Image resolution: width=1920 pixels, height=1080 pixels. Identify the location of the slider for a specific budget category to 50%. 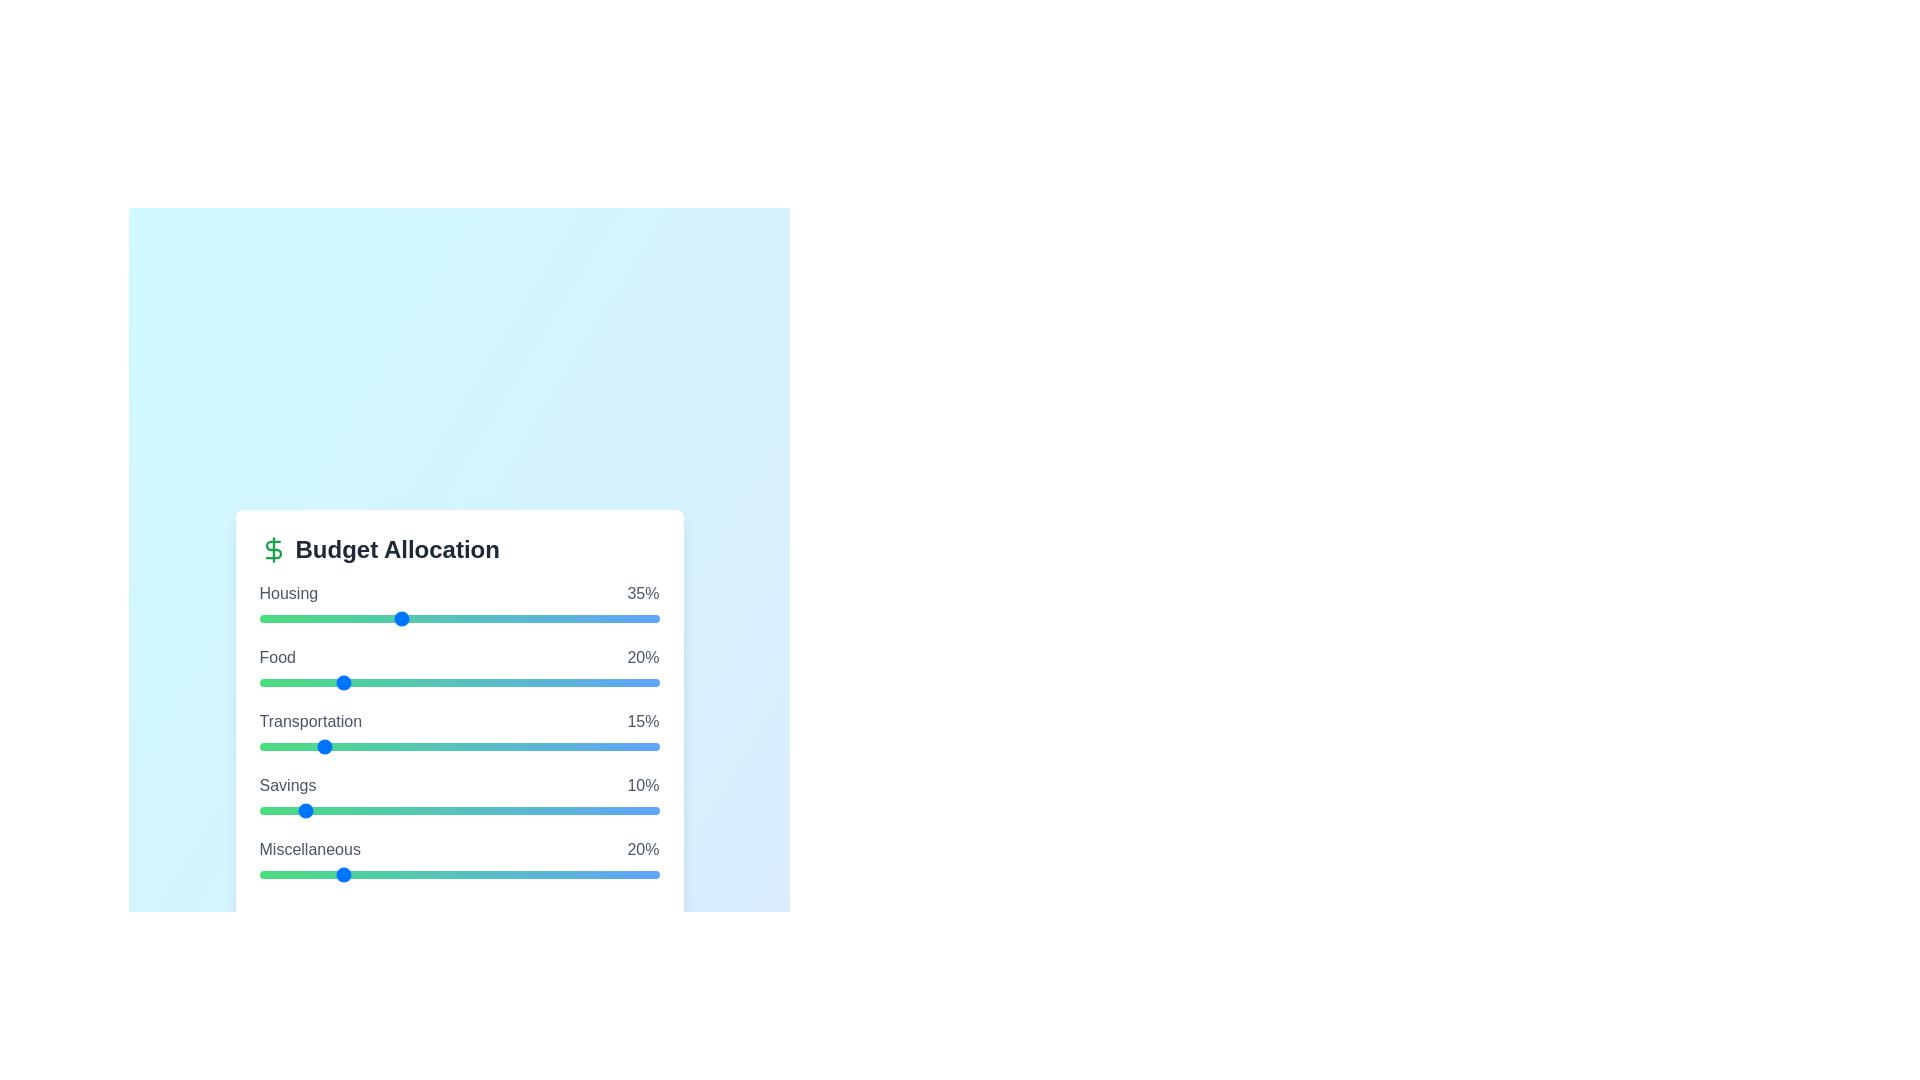
(458, 617).